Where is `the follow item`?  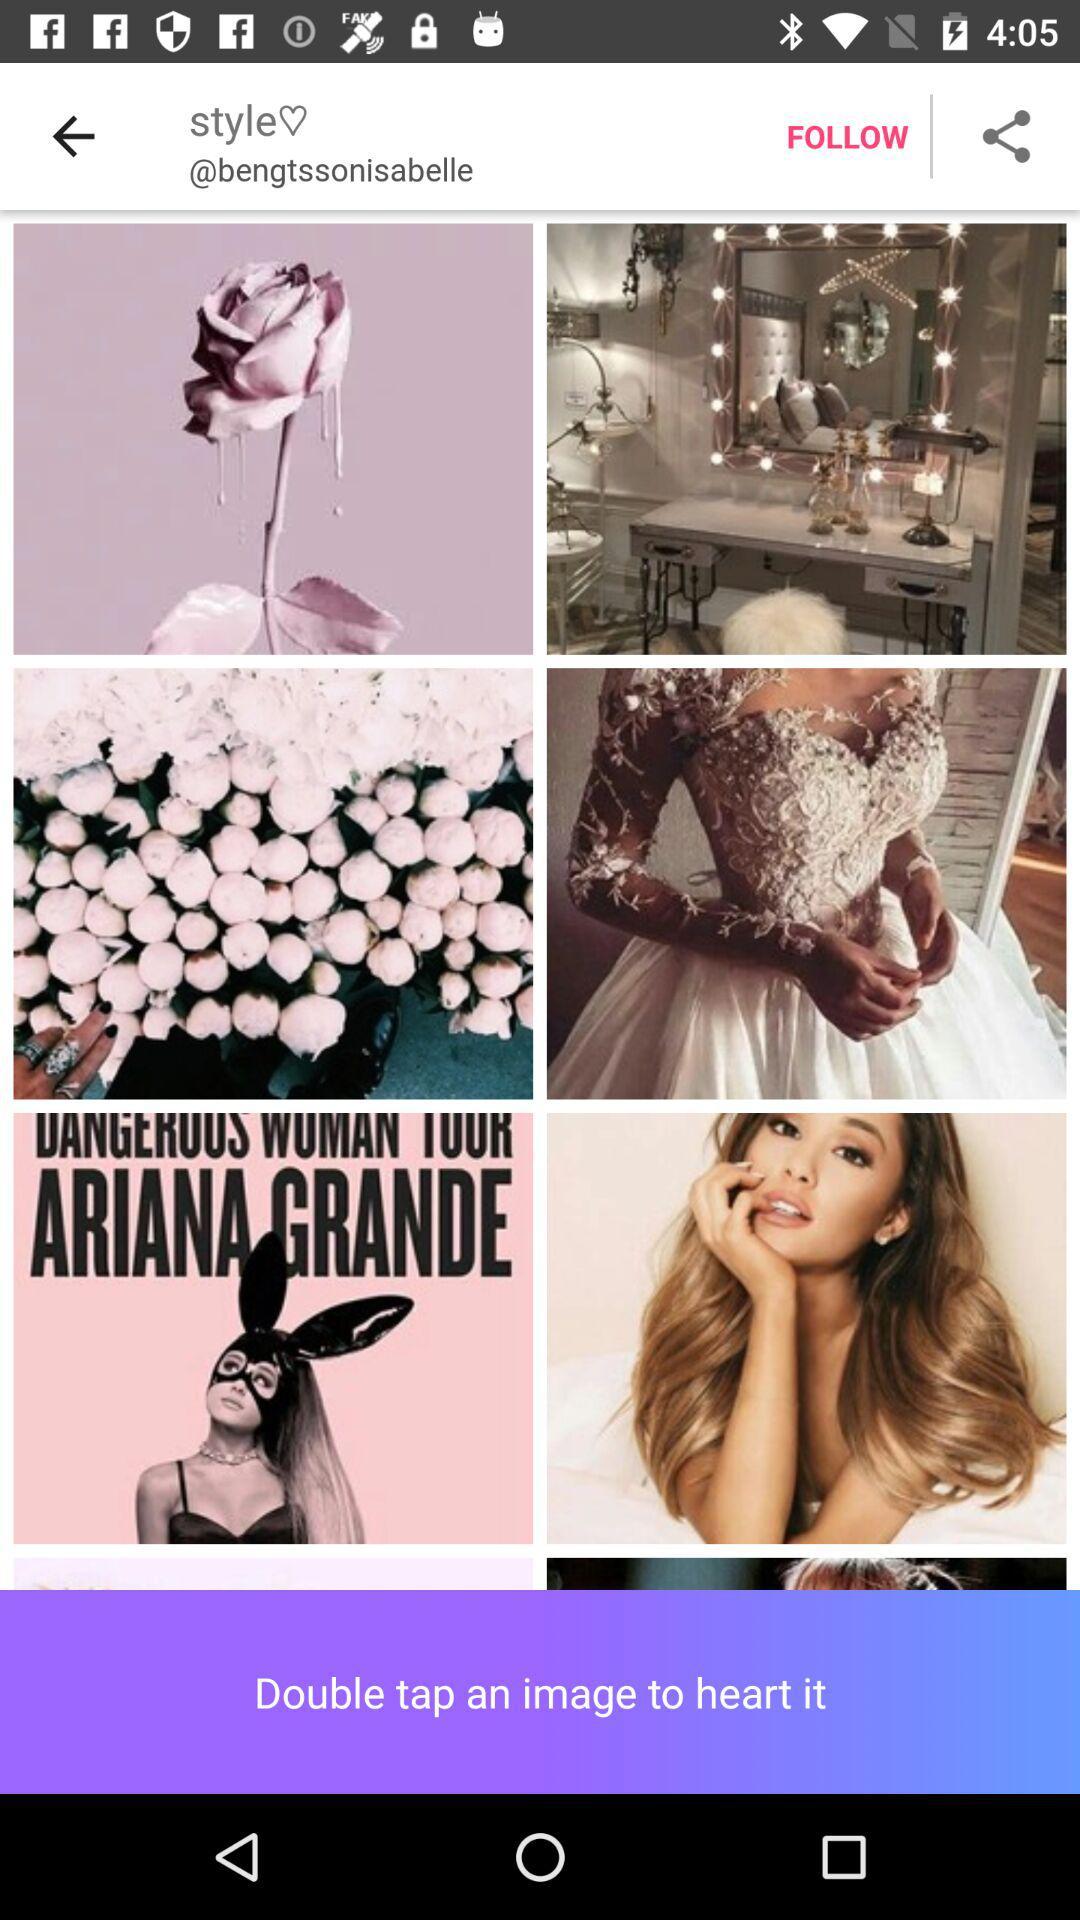 the follow item is located at coordinates (847, 135).